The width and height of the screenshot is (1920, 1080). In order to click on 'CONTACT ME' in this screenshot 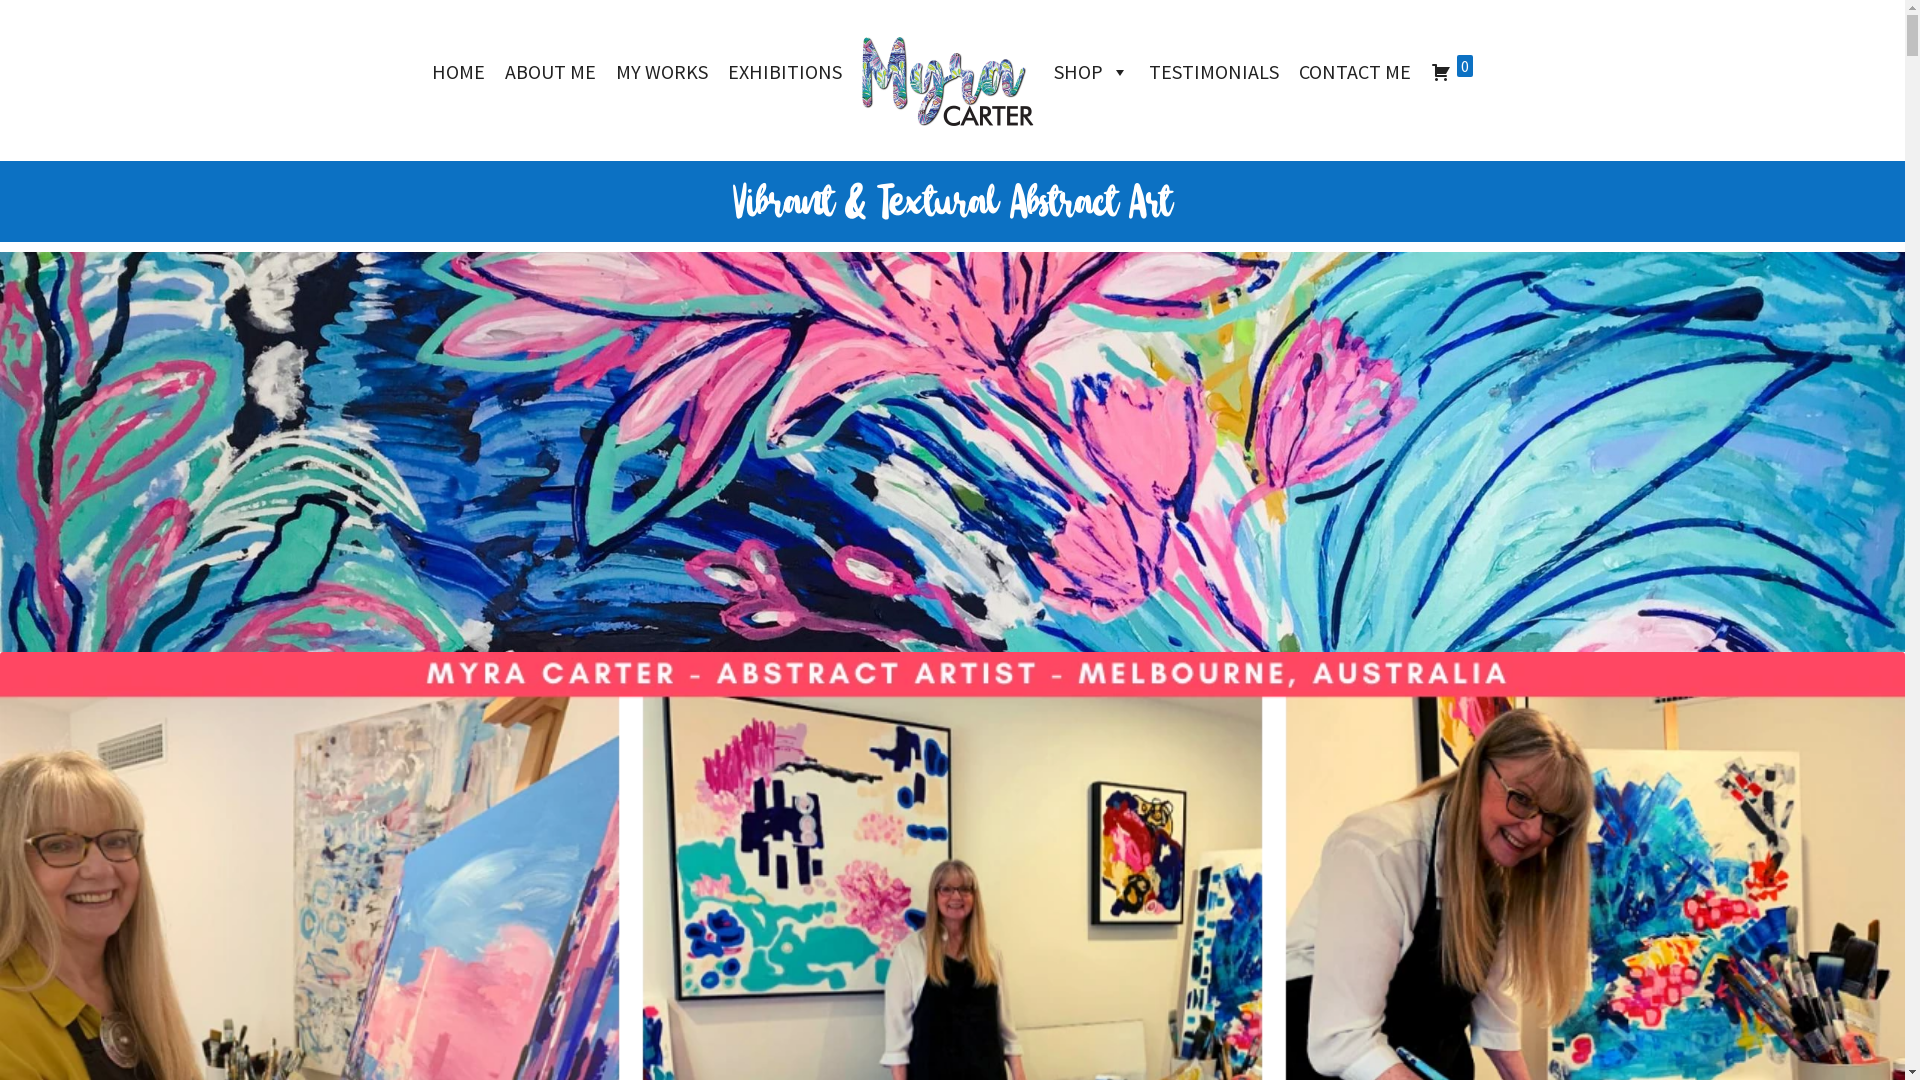, I will do `click(1354, 71)`.